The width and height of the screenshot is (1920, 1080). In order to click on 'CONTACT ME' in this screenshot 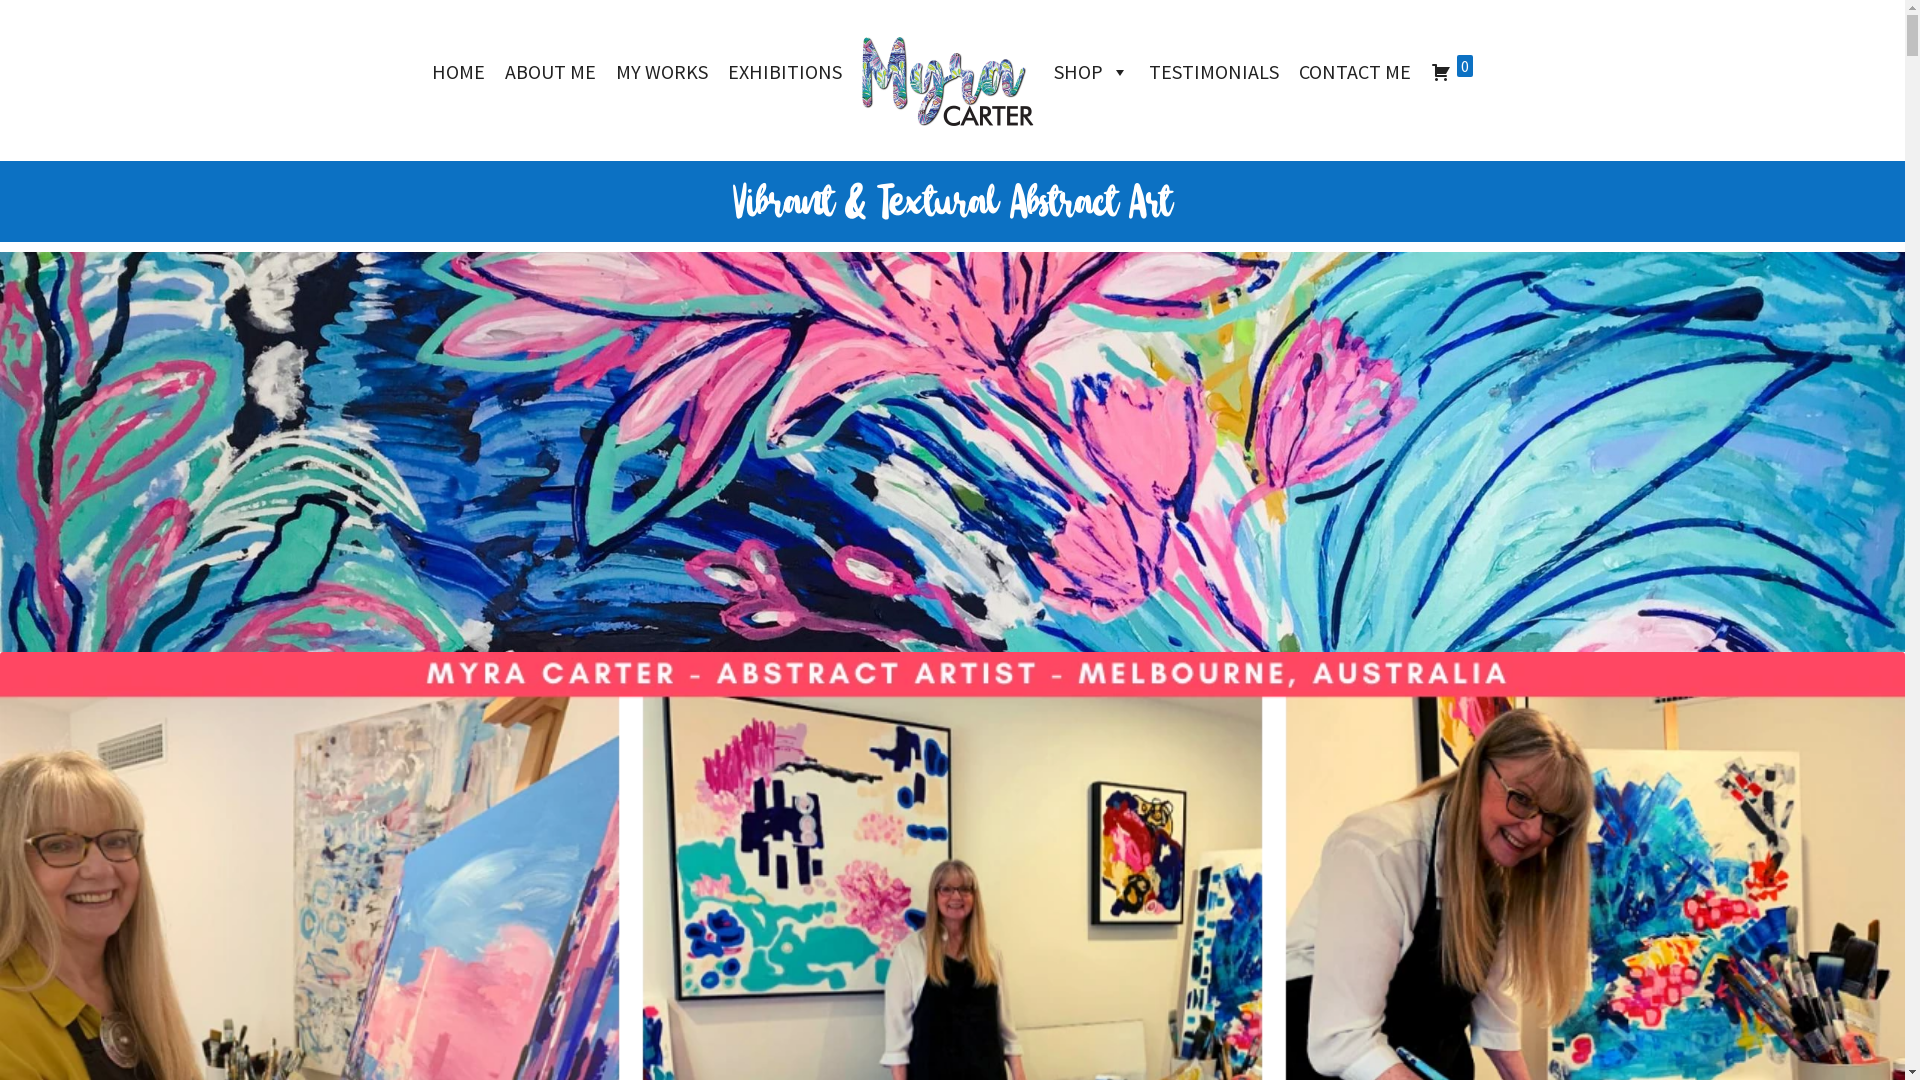, I will do `click(1354, 71)`.